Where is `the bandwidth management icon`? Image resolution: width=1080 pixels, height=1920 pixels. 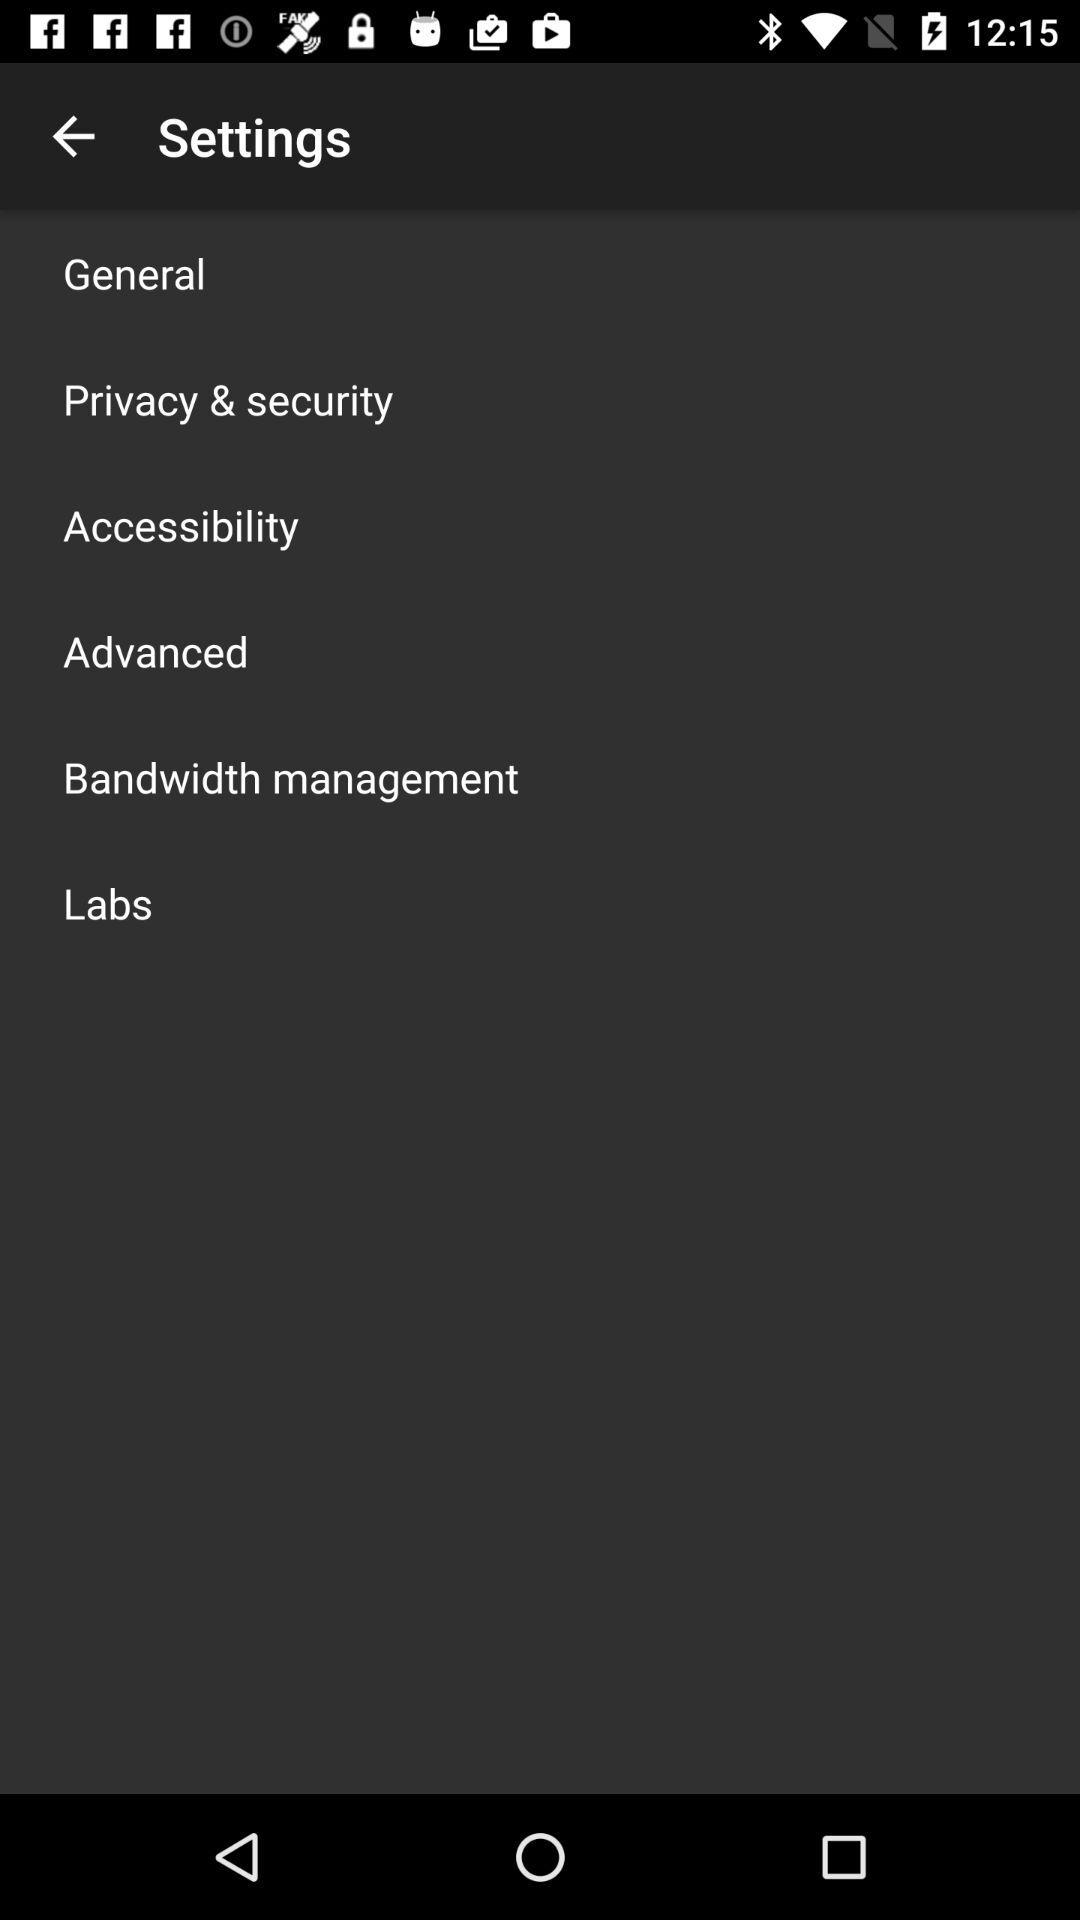
the bandwidth management icon is located at coordinates (290, 776).